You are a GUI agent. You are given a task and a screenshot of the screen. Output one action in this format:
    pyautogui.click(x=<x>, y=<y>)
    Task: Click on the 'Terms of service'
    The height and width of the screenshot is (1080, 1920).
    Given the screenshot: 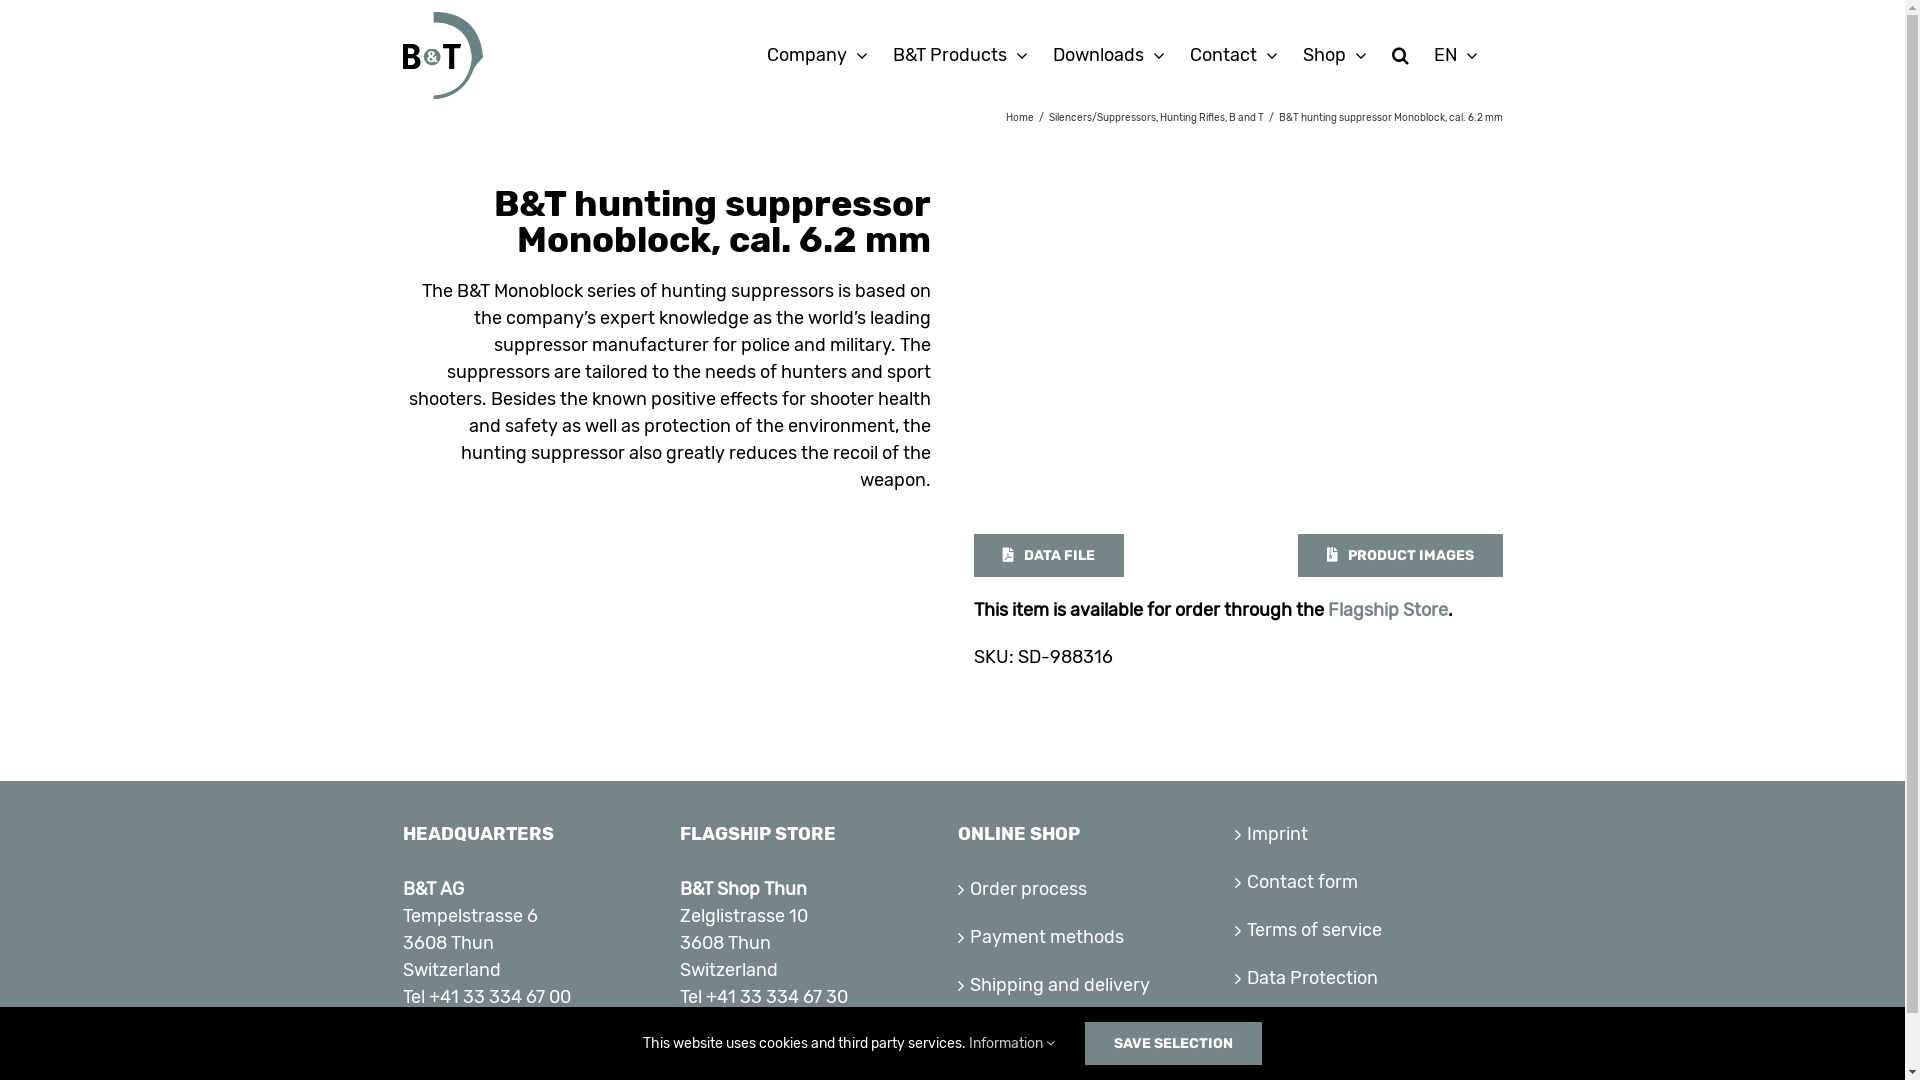 What is the action you would take?
    pyautogui.click(x=1368, y=930)
    